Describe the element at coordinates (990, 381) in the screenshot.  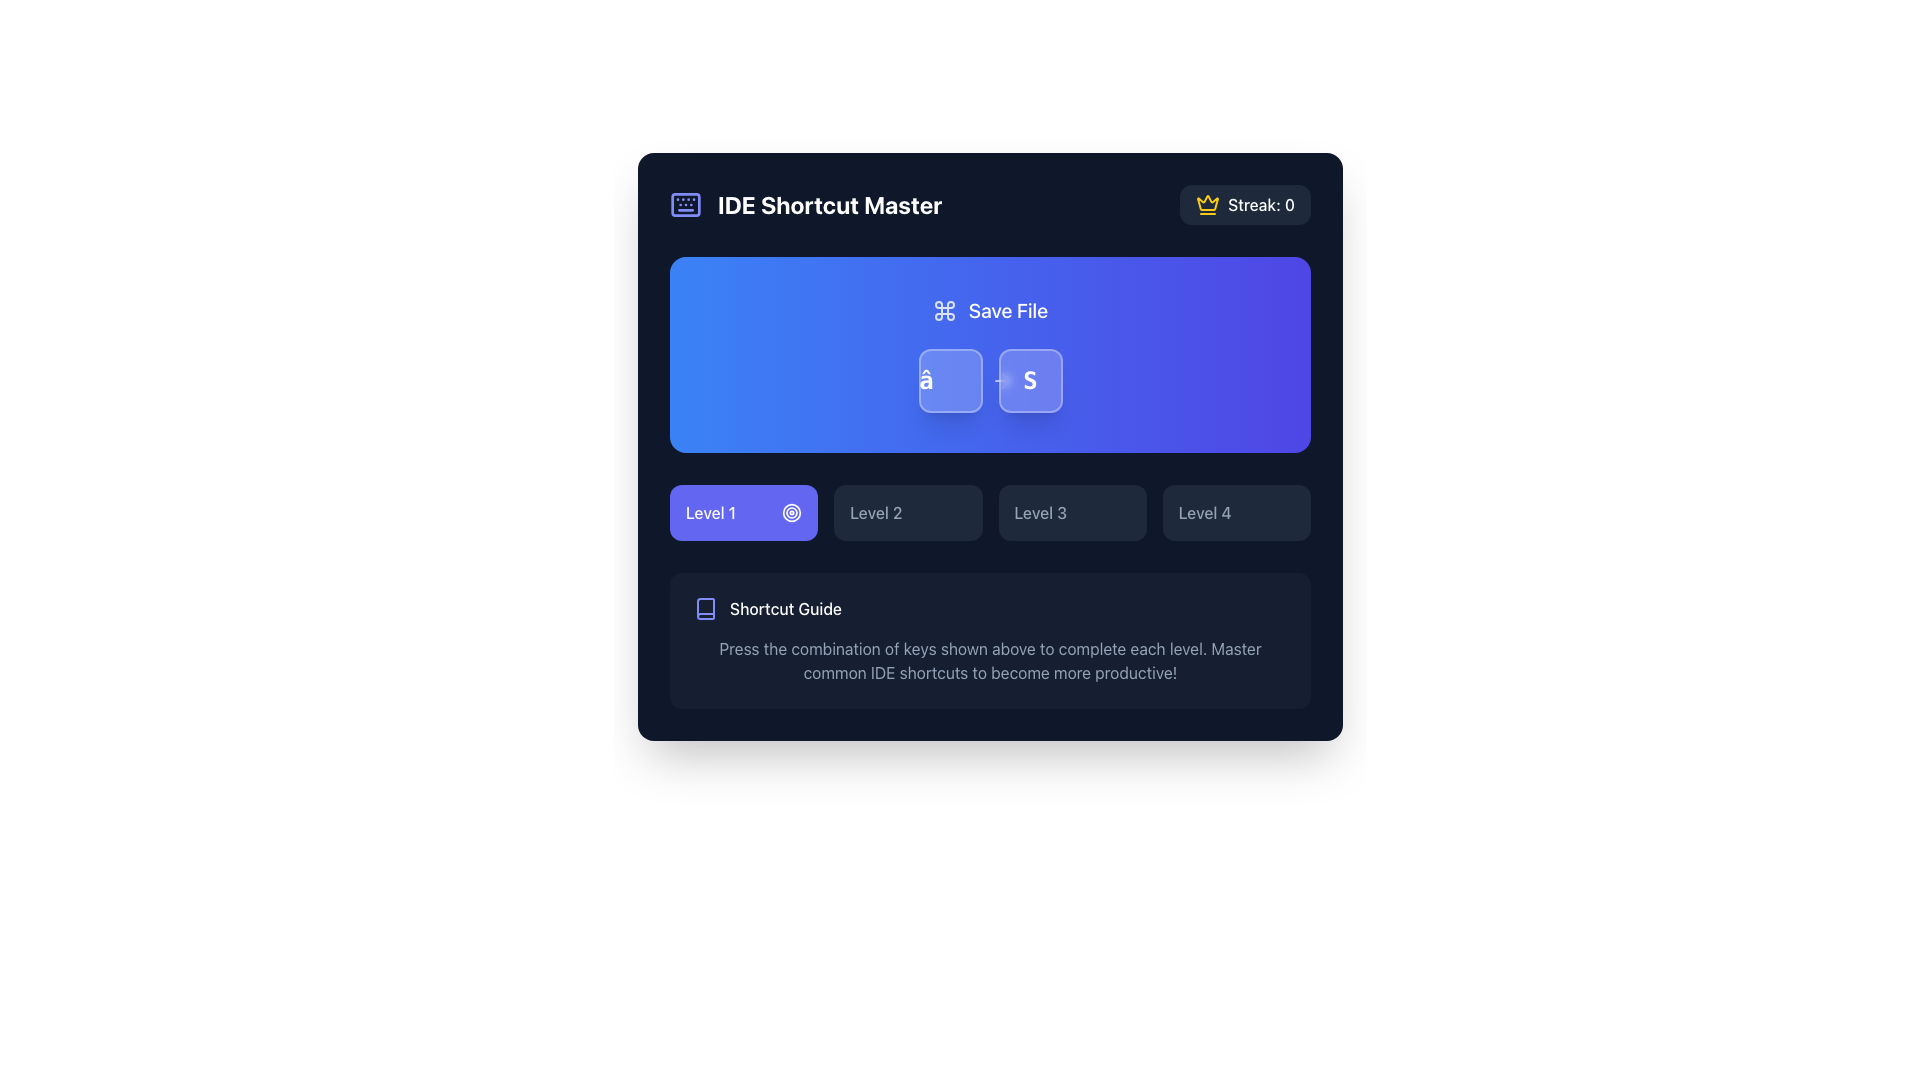
I see `the blue rectangular 'Save File' icon-text combination element containing the command symbol 'â', an arrow icon, and the letter 'S'` at that location.